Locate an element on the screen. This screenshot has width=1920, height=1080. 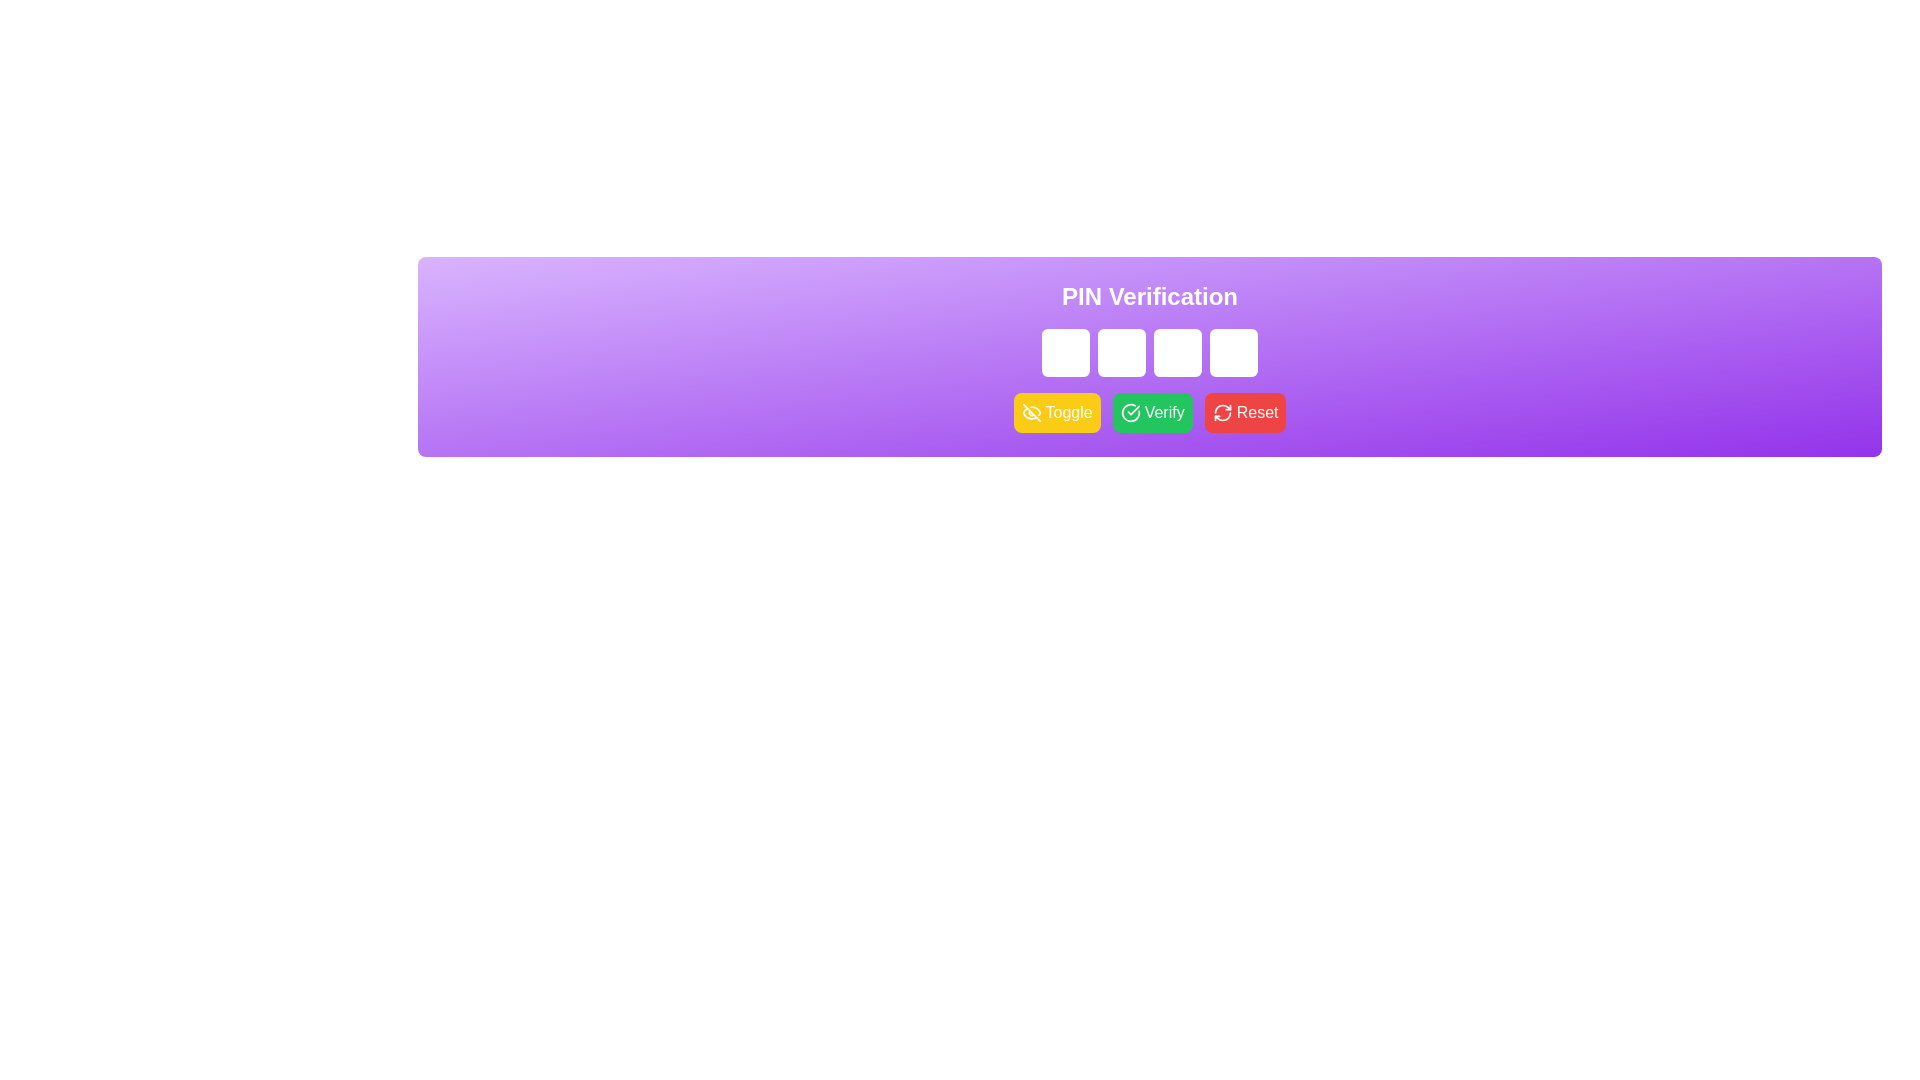
the 'Verify' button, which displays white text on a green button with rounded corners and a checkmark icon to the left is located at coordinates (1164, 411).